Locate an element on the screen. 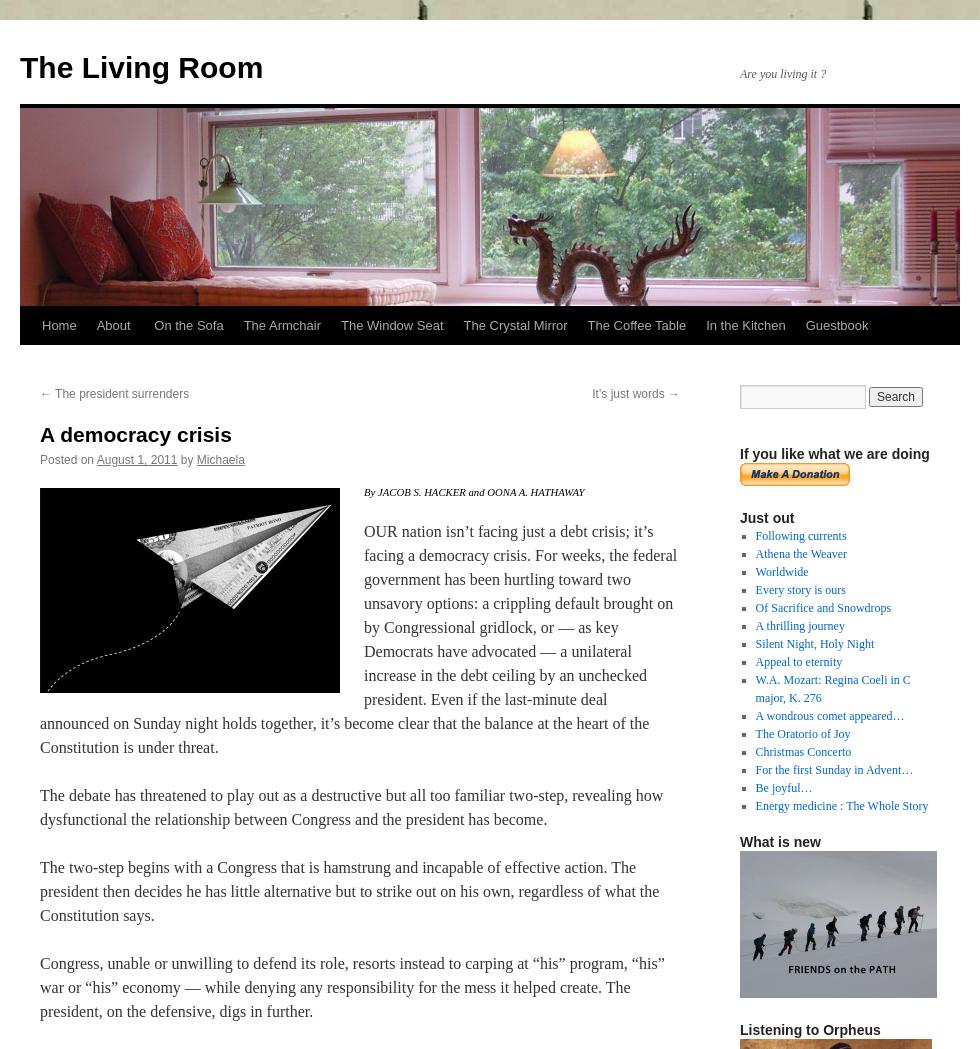  'For the first Sunday in Advent…' is located at coordinates (833, 769).